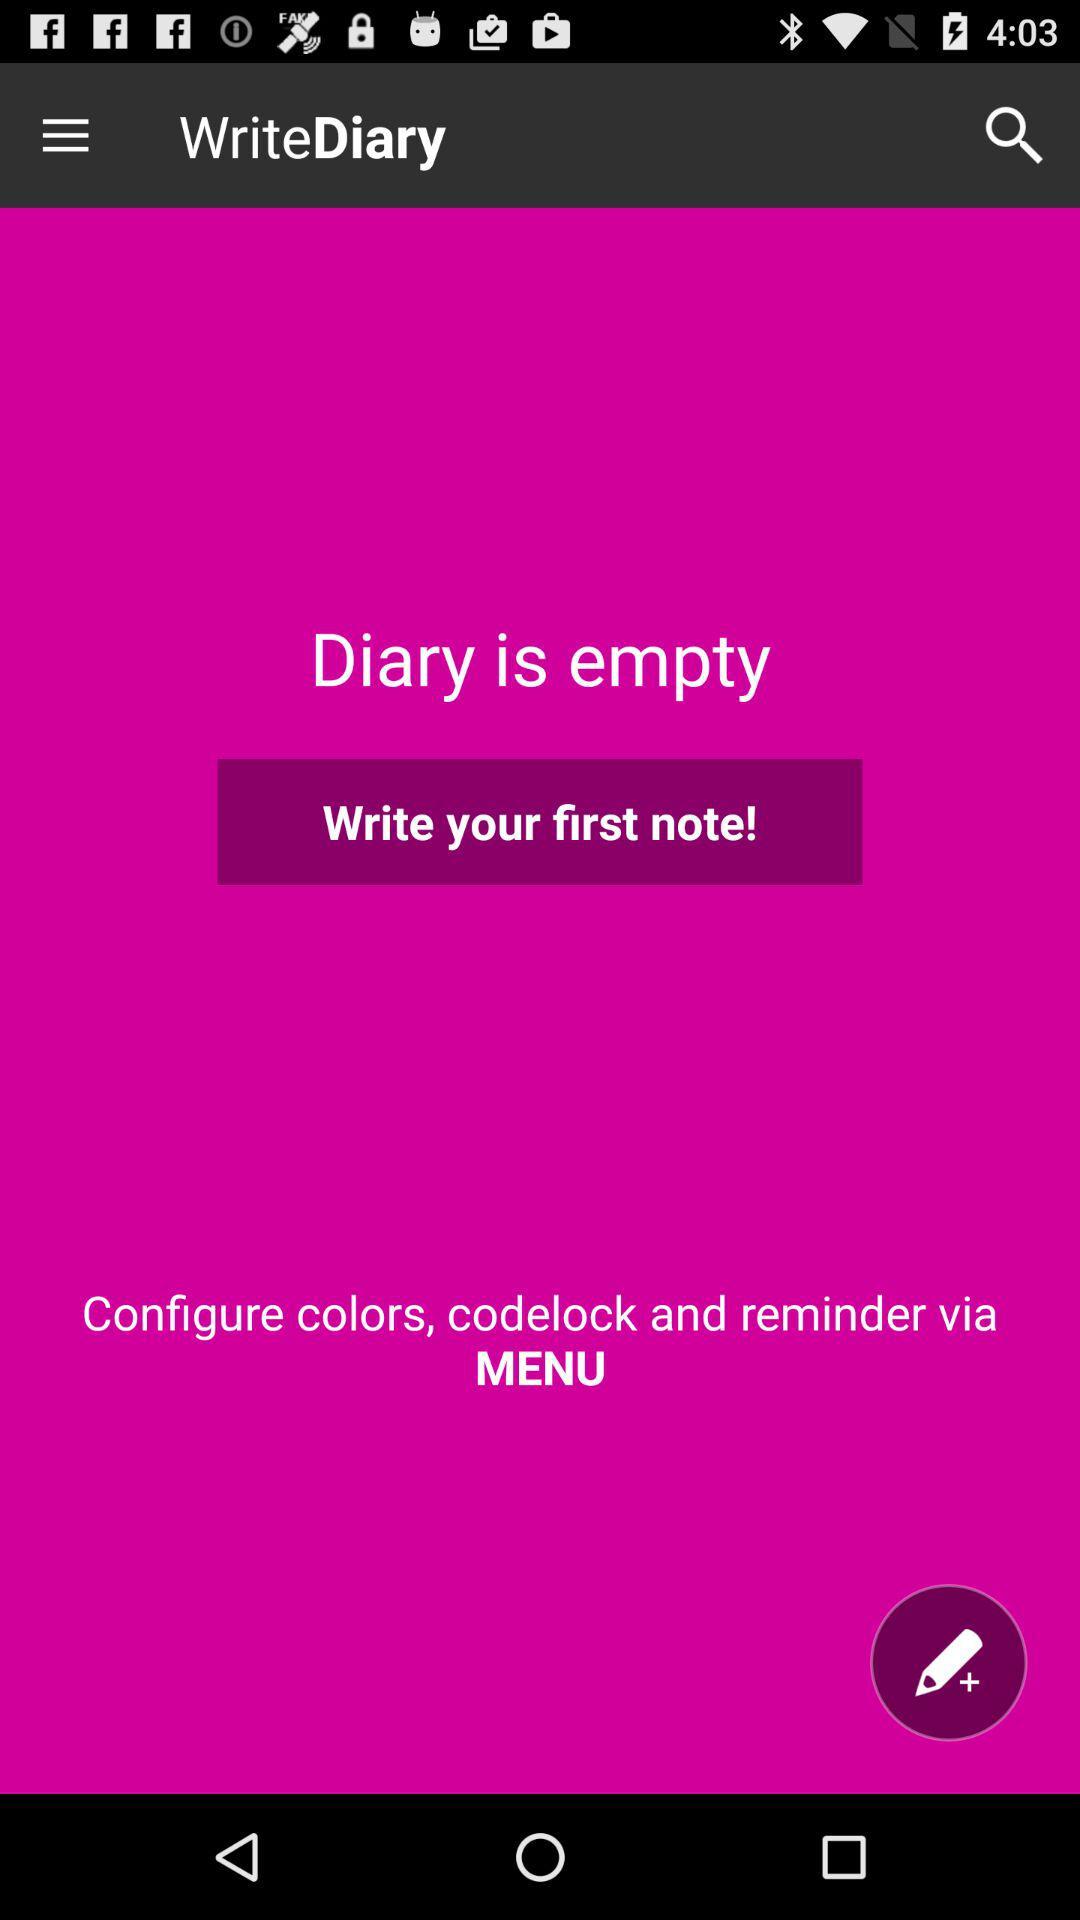 The image size is (1080, 1920). What do you see at coordinates (540, 1339) in the screenshot?
I see `the configure colors codelock item` at bounding box center [540, 1339].